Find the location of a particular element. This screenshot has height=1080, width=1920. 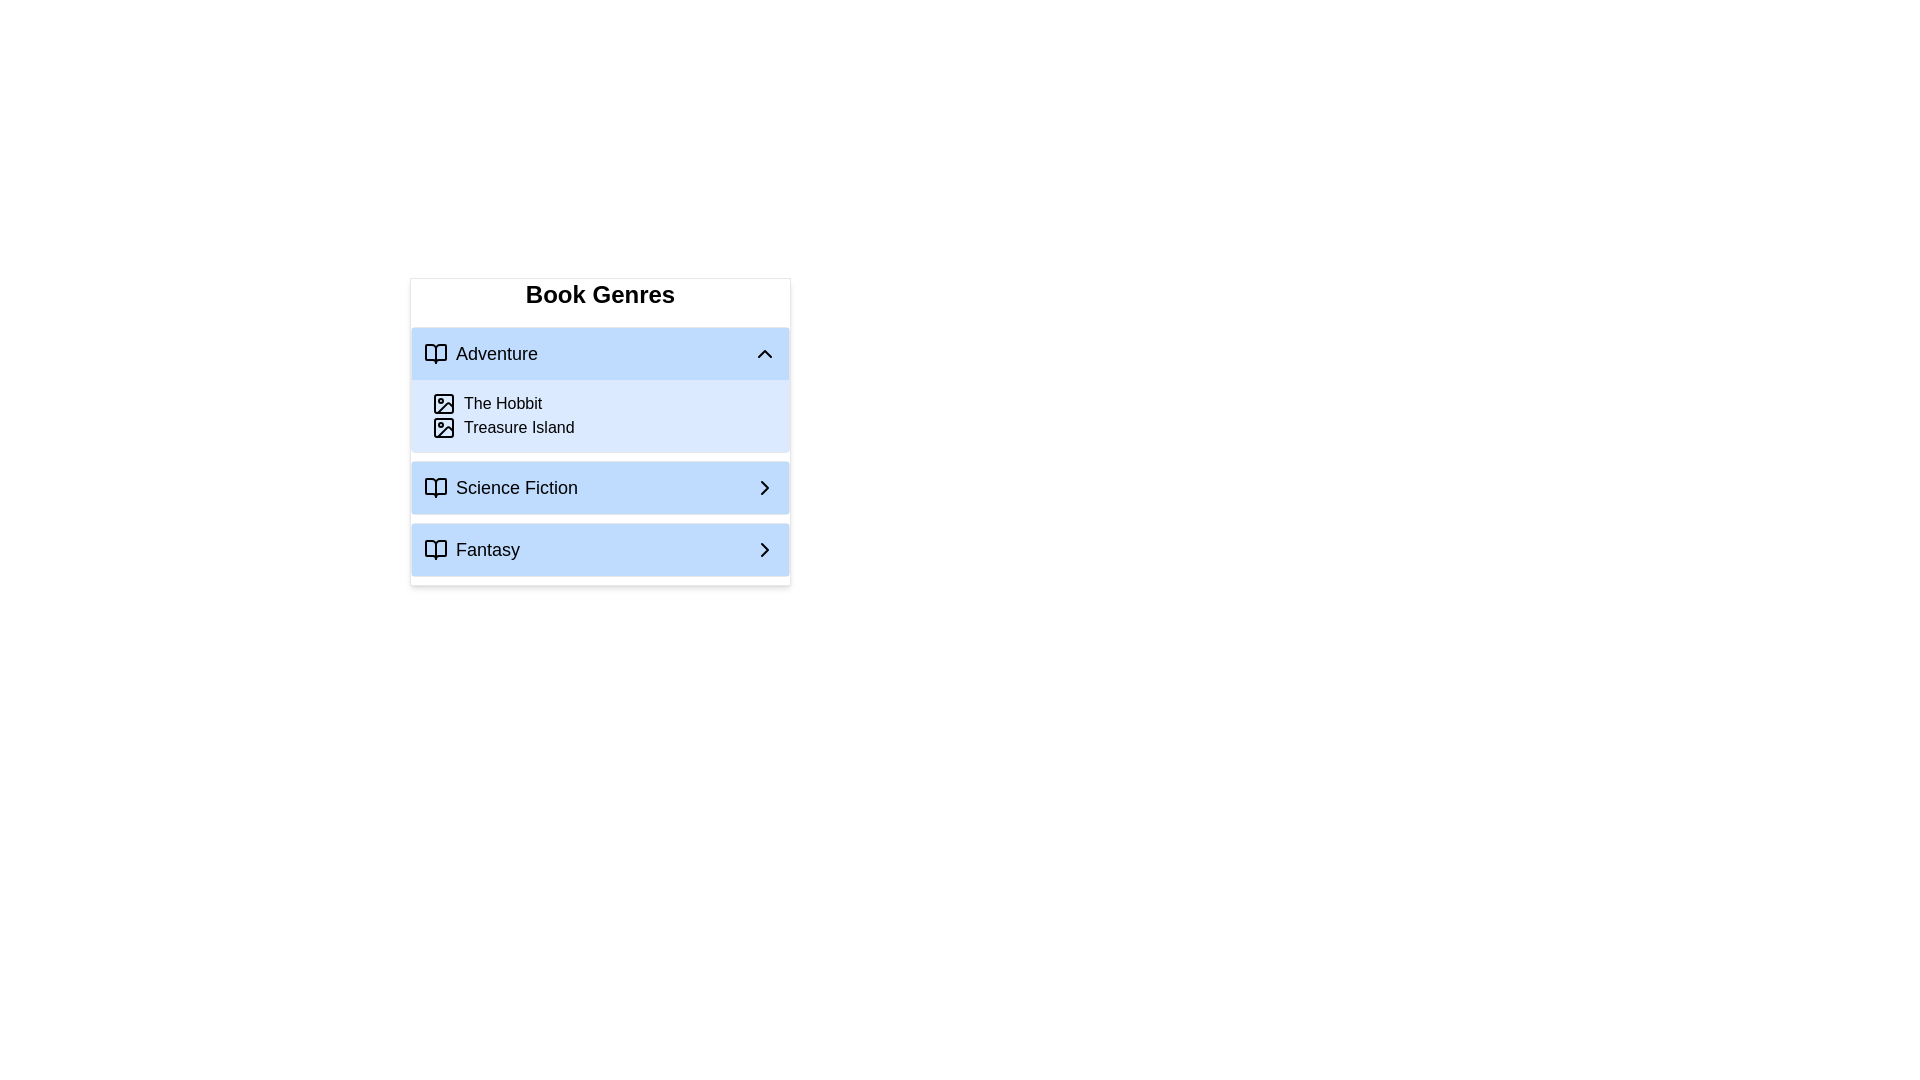

the chevron arrow icon indicating the expandable state for the 'Science Fiction' category, located on the right-hand side of the respective row is located at coordinates (763, 488).